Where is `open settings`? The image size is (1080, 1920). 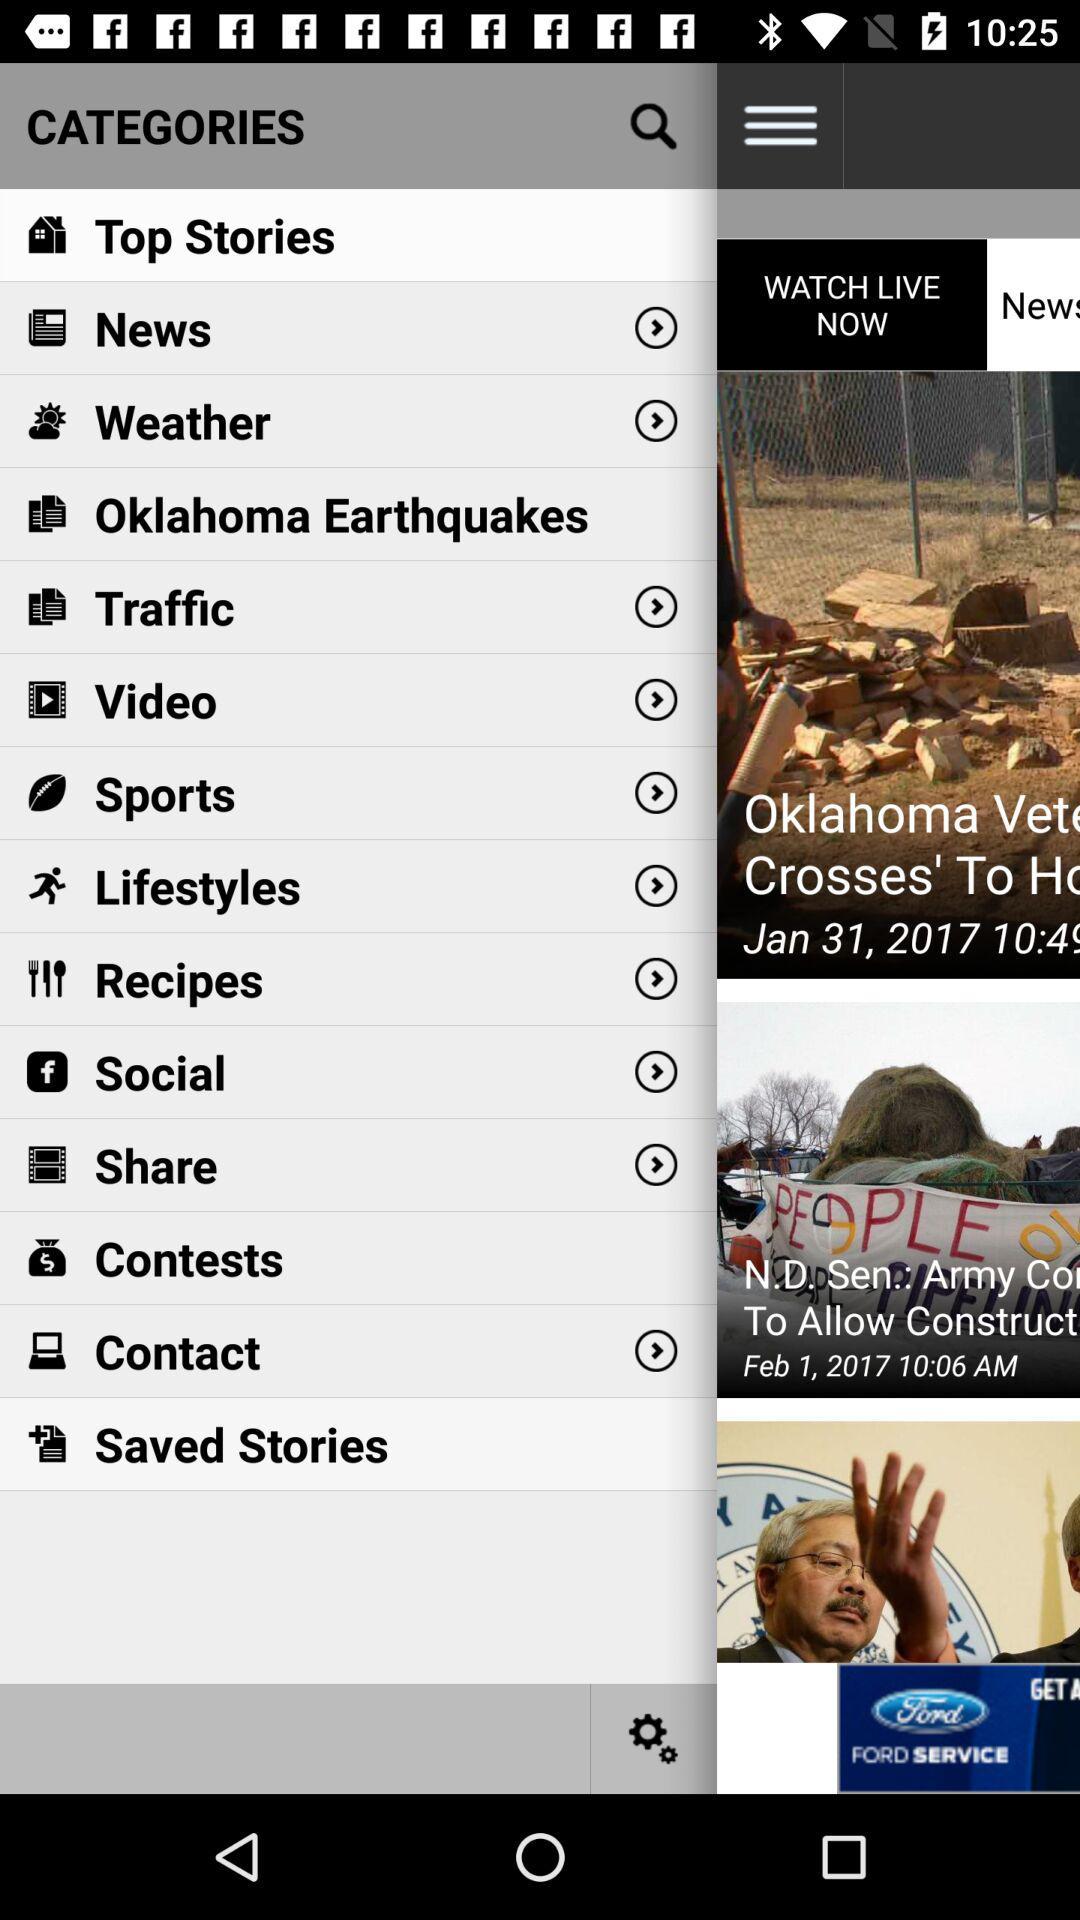 open settings is located at coordinates (654, 1737).